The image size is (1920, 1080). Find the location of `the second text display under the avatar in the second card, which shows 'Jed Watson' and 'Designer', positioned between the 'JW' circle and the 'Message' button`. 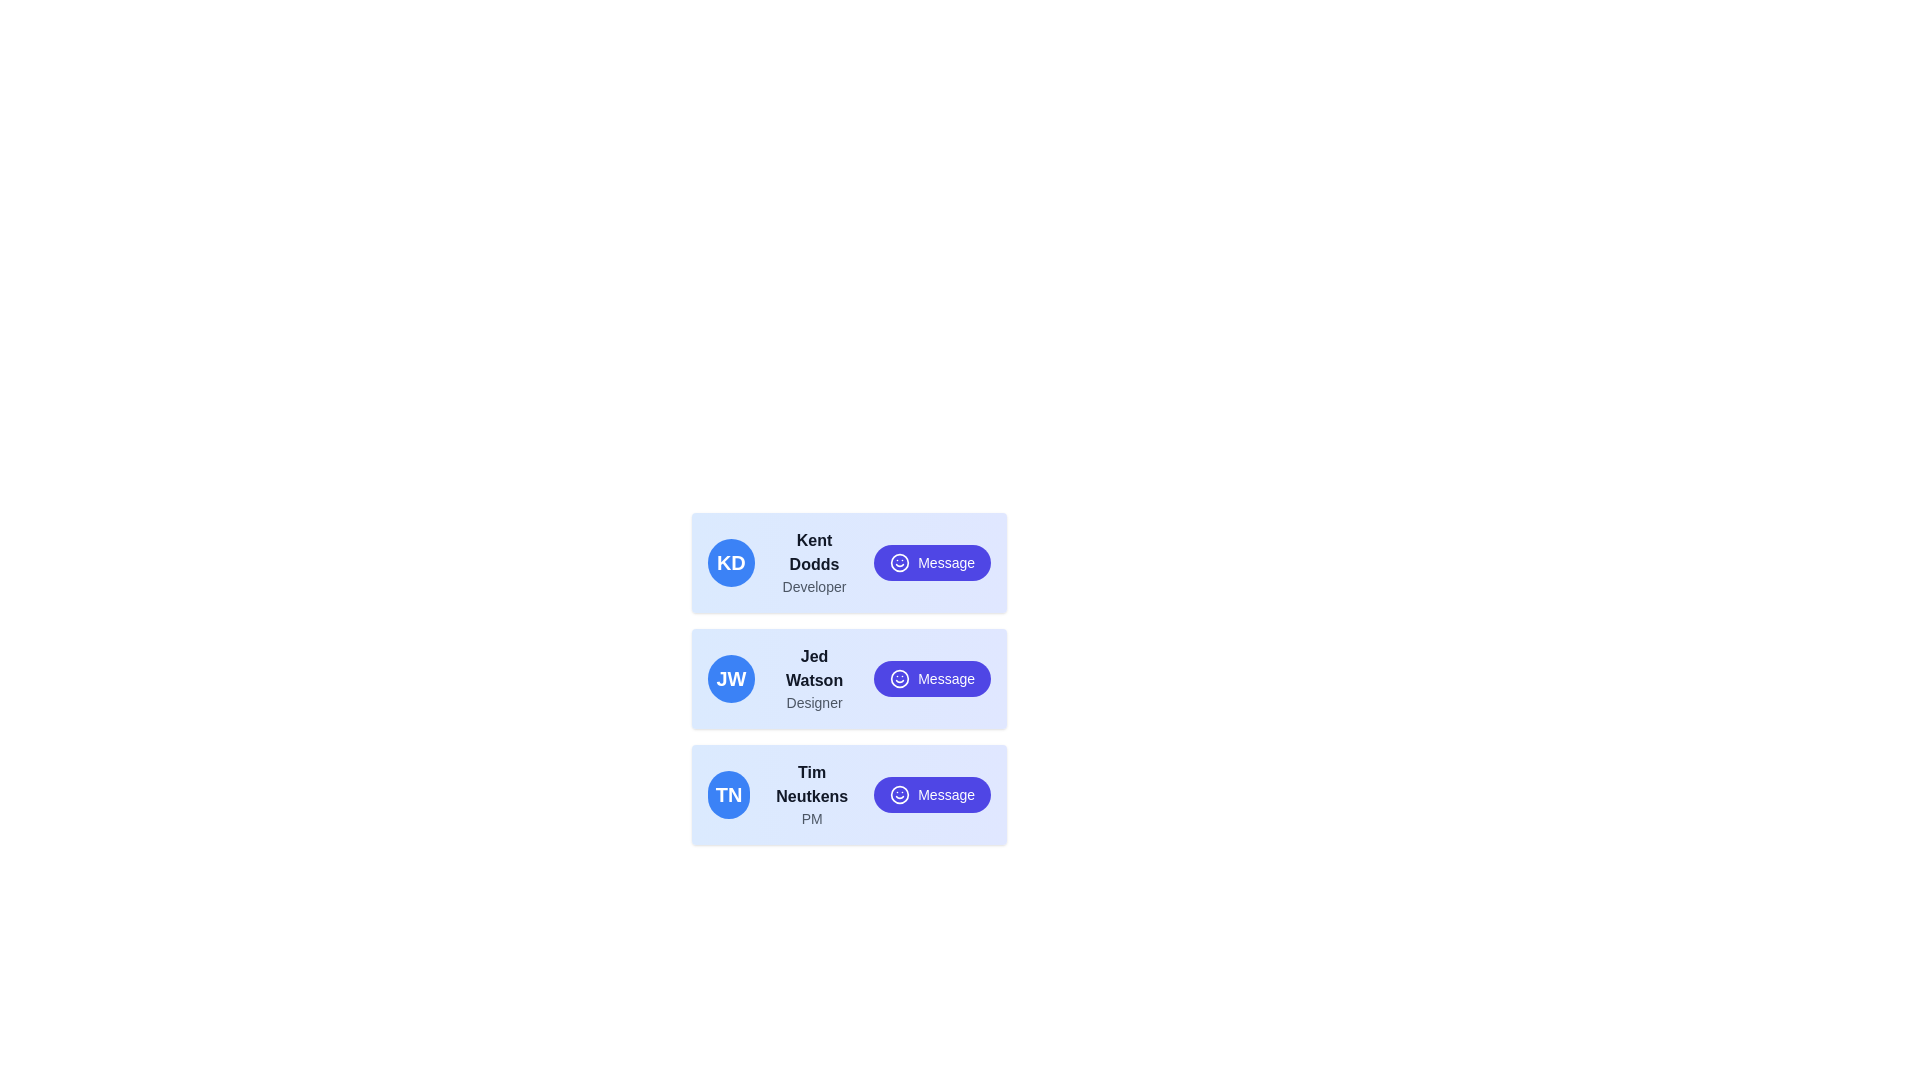

the second text display under the avatar in the second card, which shows 'Jed Watson' and 'Designer', positioned between the 'JW' circle and the 'Message' button is located at coordinates (814, 677).